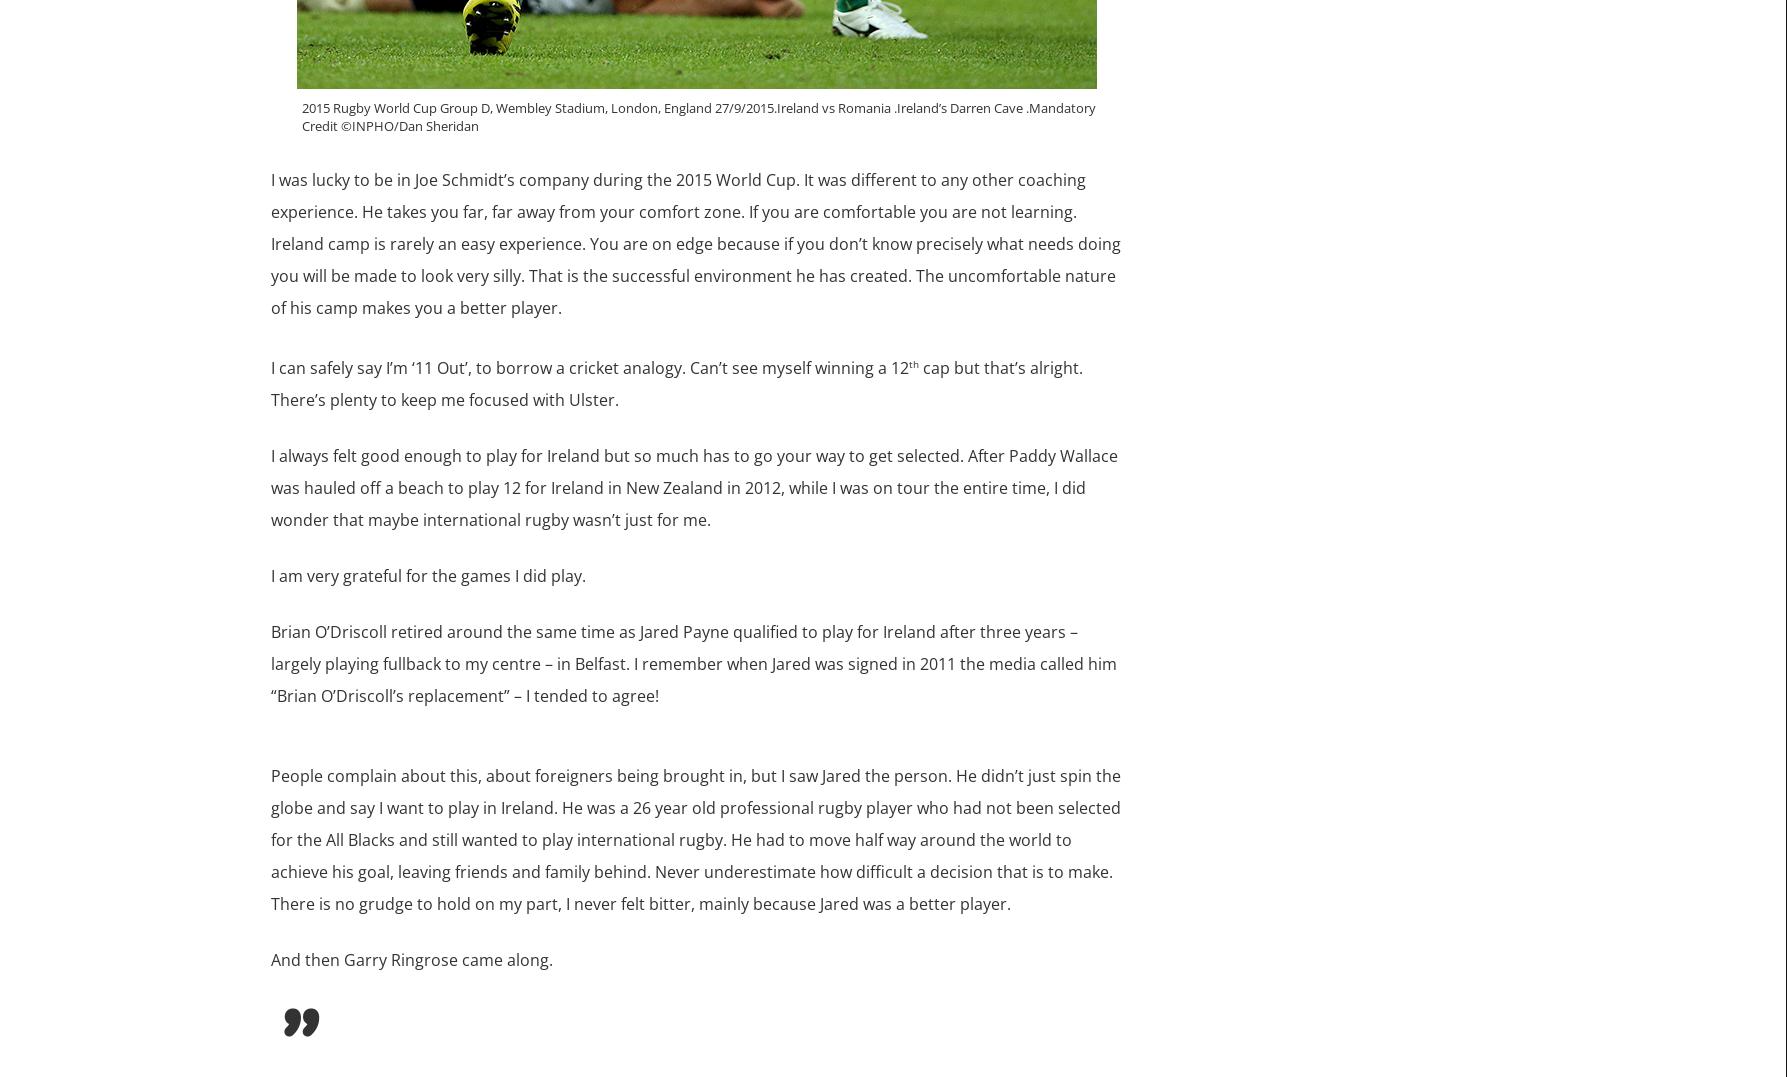  I want to click on 'cap but that’s alright. There’s plenty to keep me focused with Ulster.', so click(675, 383).